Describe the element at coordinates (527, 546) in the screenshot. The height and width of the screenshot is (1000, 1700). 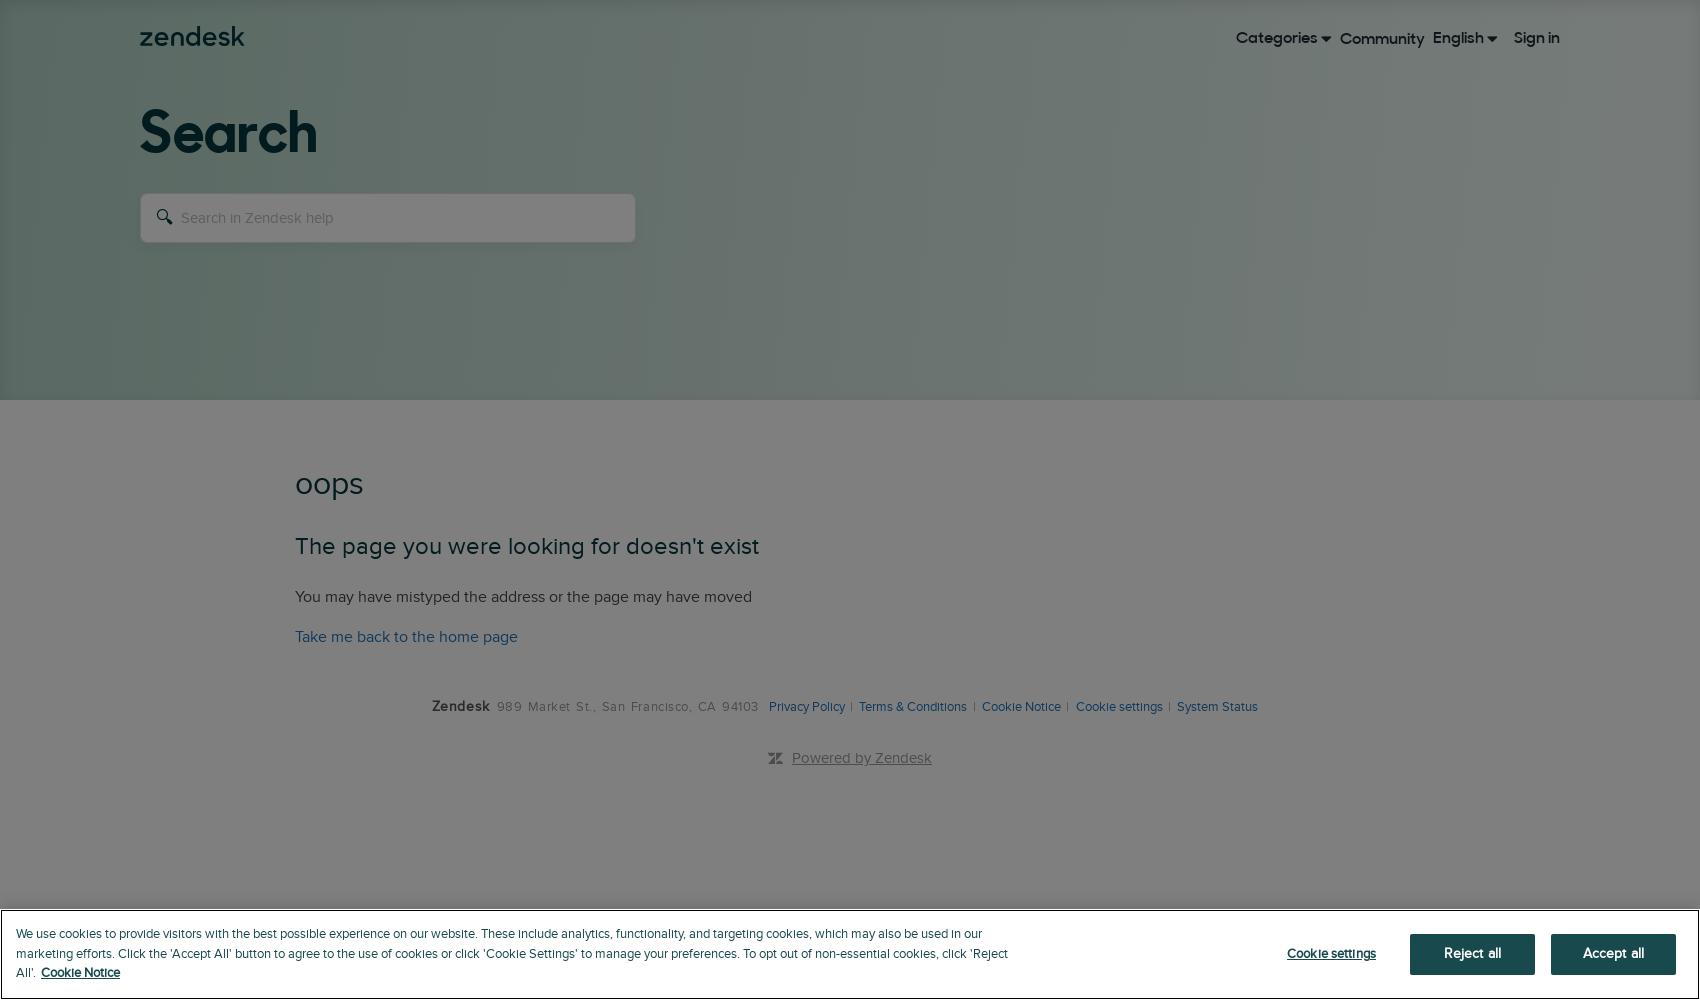
I see `'The page you were looking for doesn't exist'` at that location.